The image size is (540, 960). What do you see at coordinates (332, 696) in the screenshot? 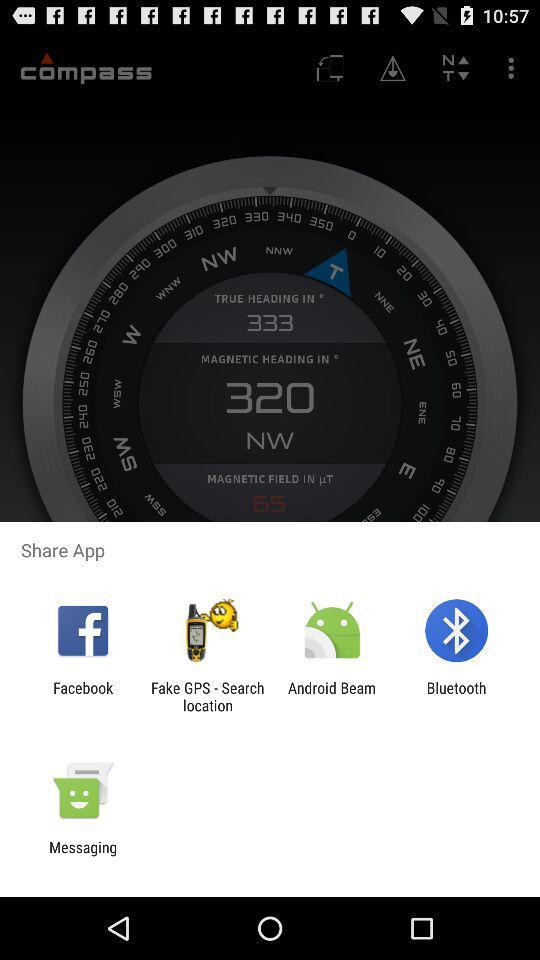
I see `android beam` at bounding box center [332, 696].